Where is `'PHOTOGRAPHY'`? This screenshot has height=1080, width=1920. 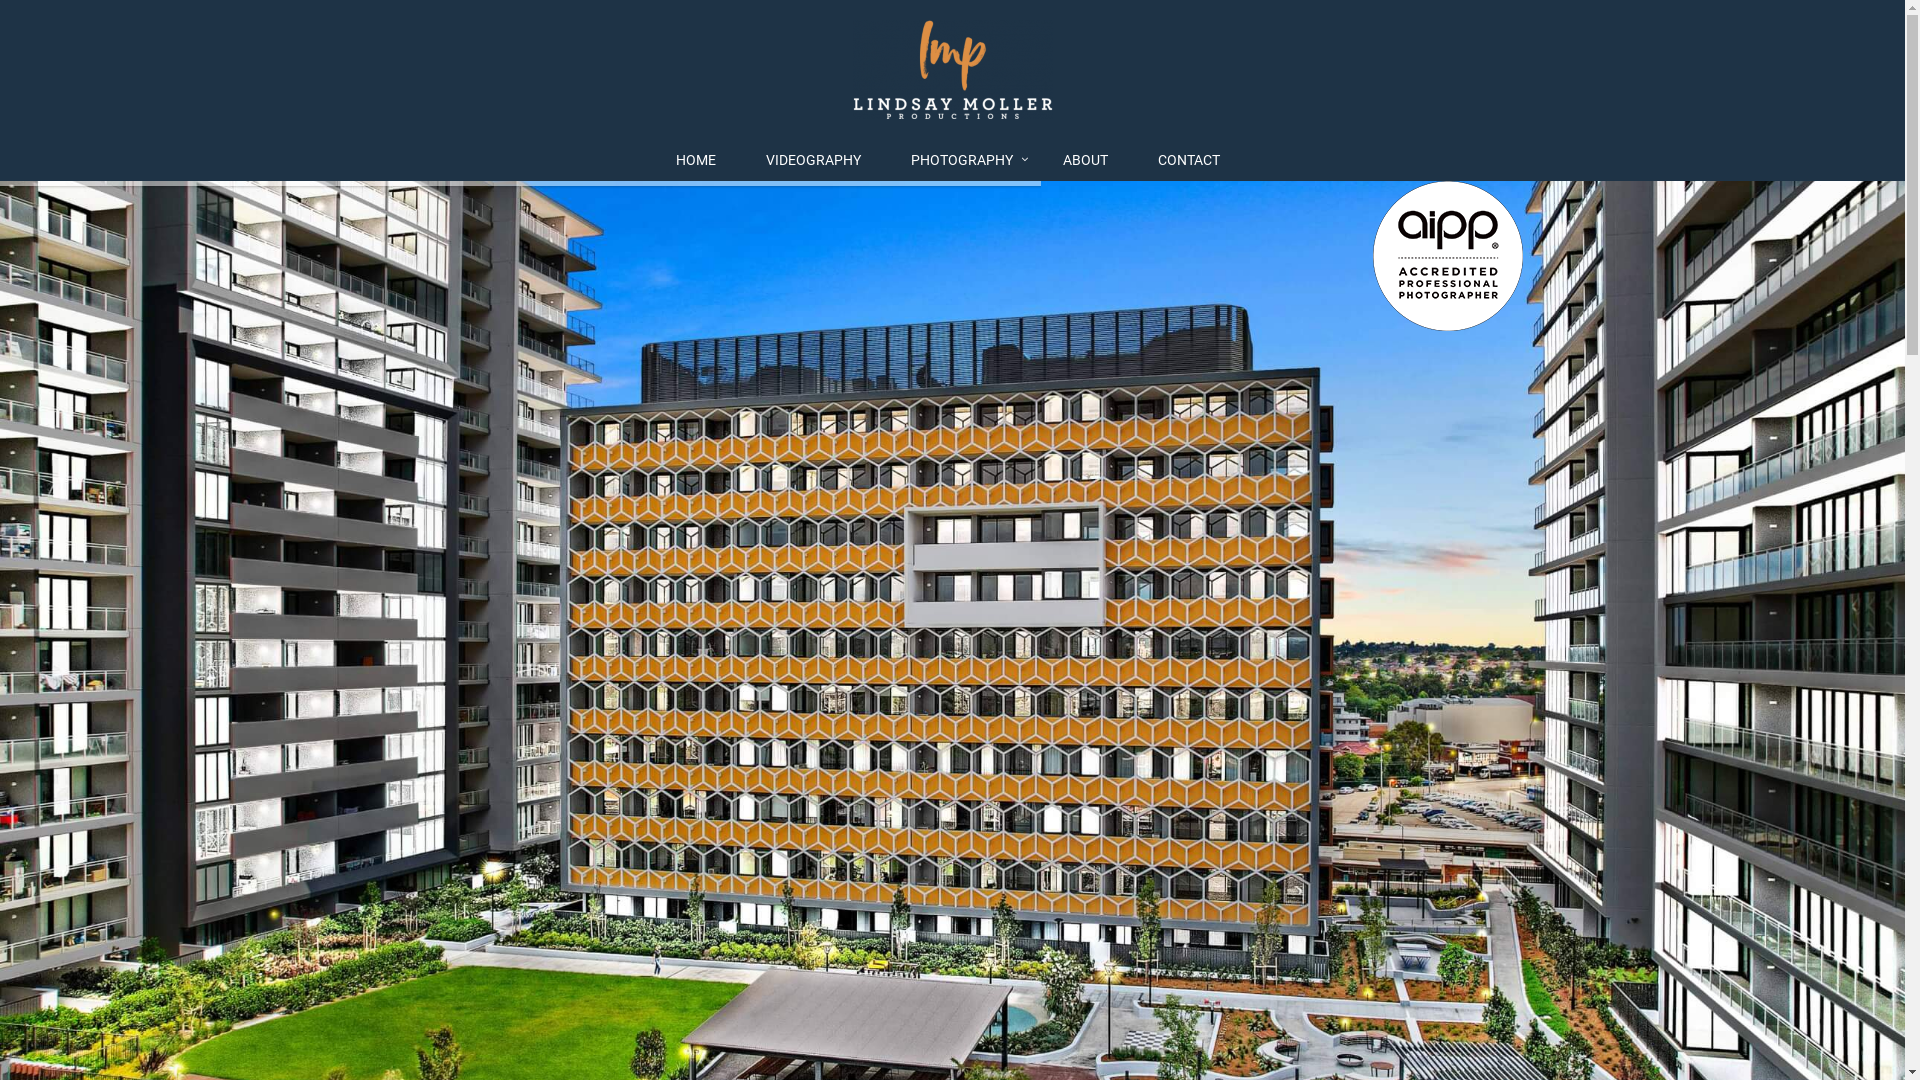
'PHOTOGRAPHY' is located at coordinates (965, 160).